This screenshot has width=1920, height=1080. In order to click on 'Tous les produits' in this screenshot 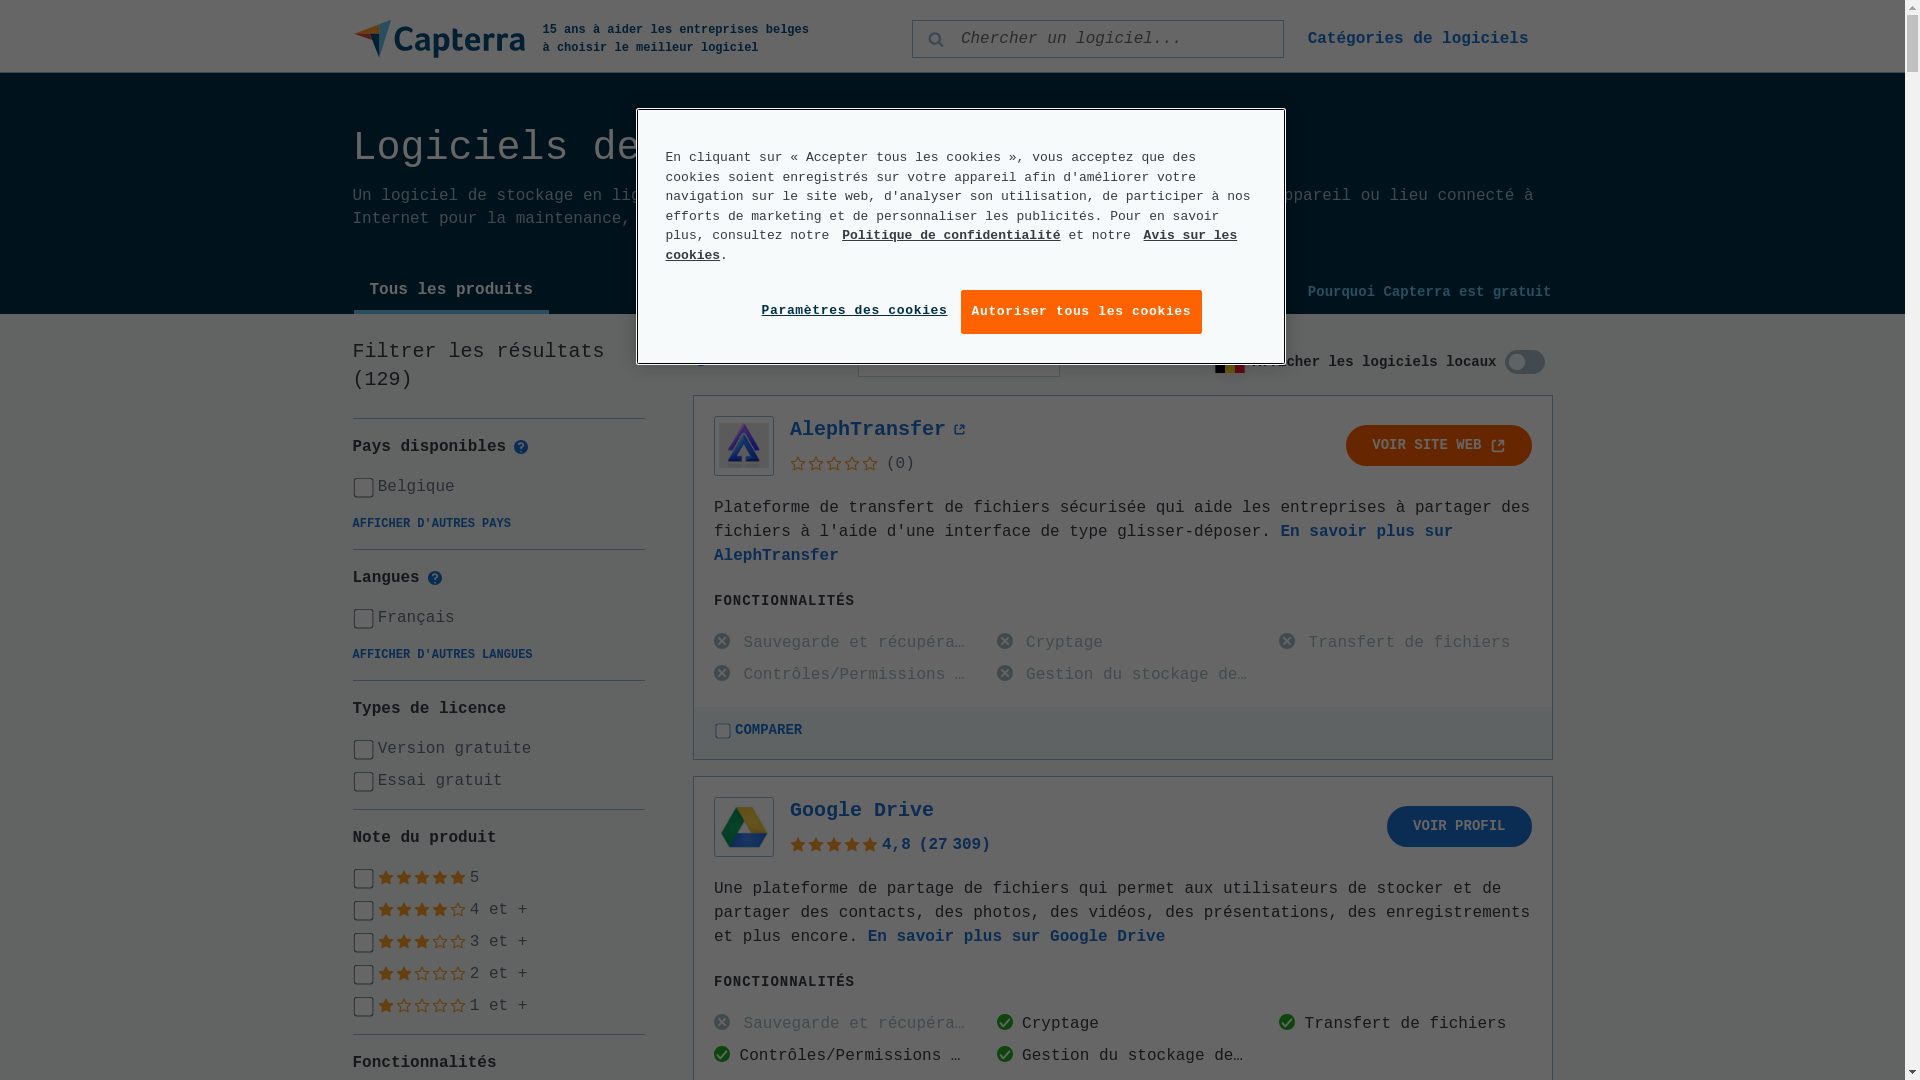, I will do `click(450, 292)`.